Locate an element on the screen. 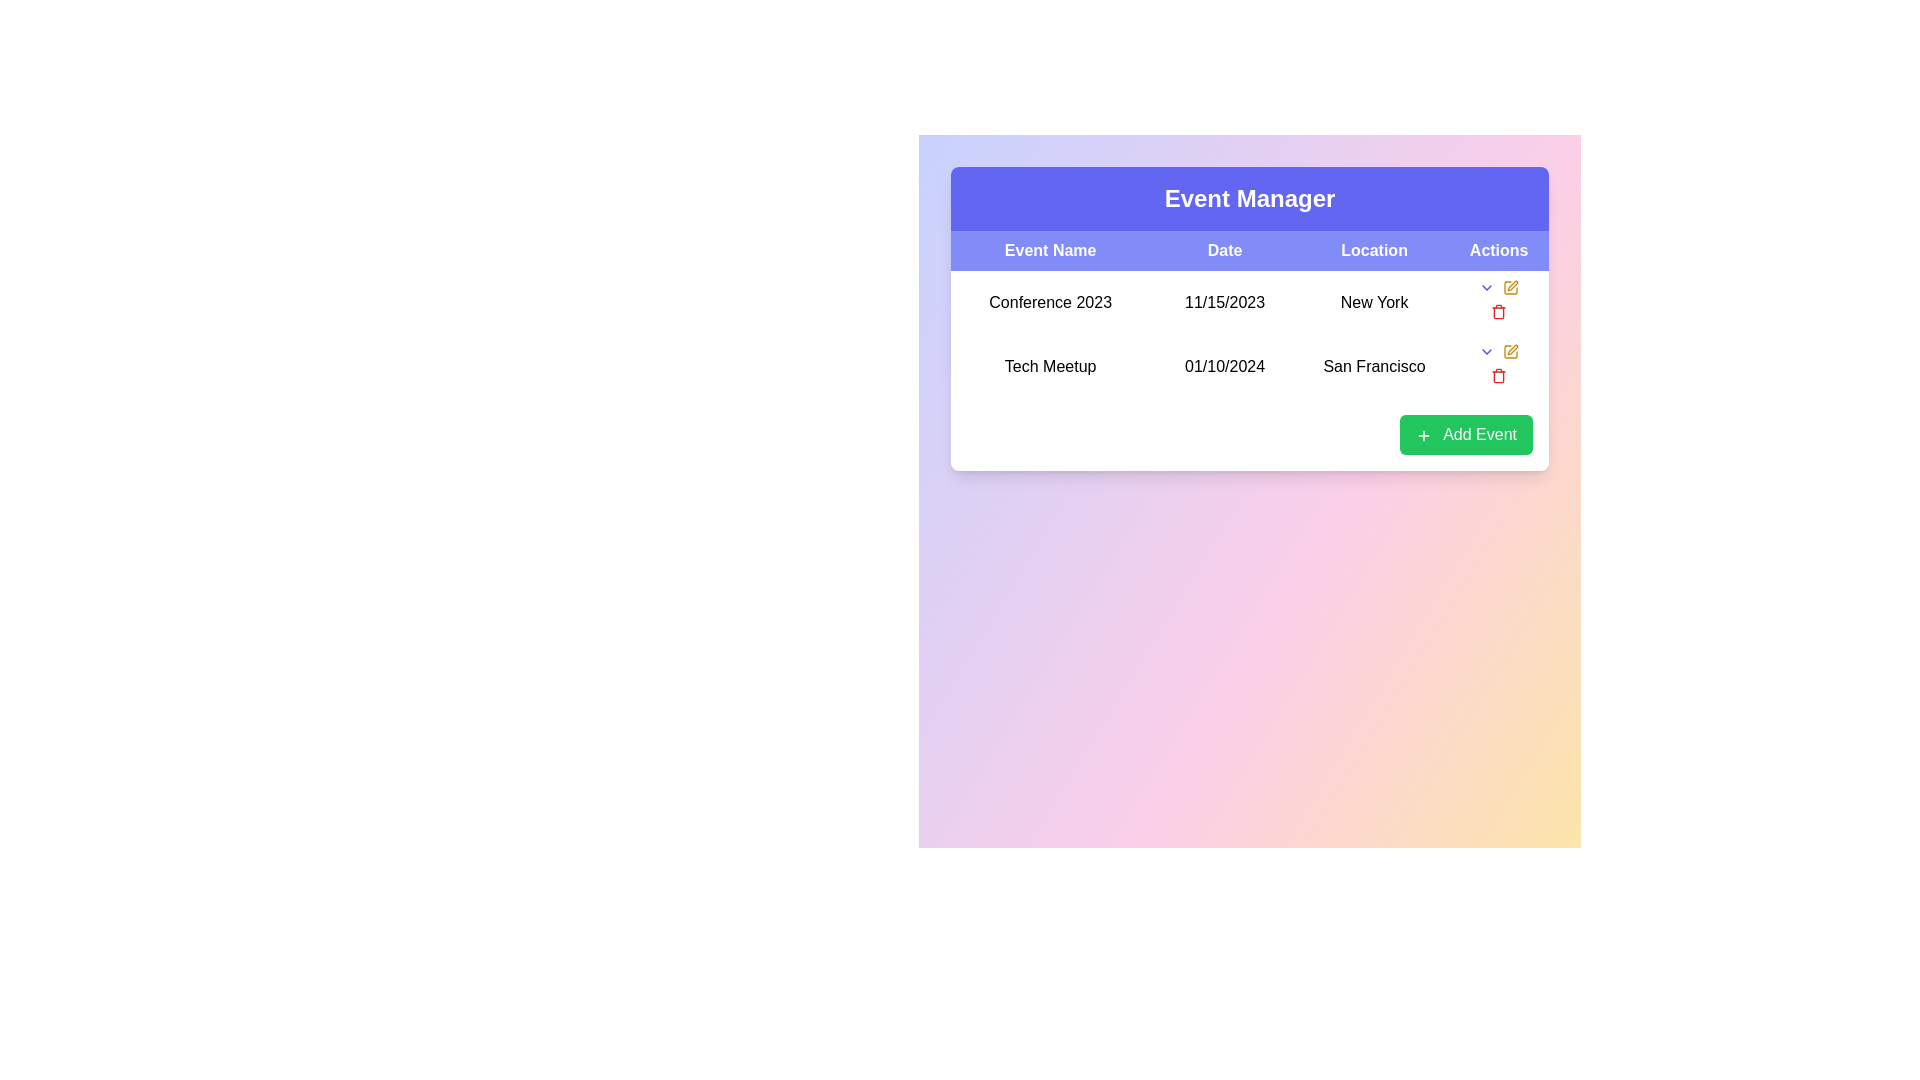 Image resolution: width=1920 pixels, height=1080 pixels. the green rectangular button labeled 'Add Event' with a plus icon is located at coordinates (1466, 434).